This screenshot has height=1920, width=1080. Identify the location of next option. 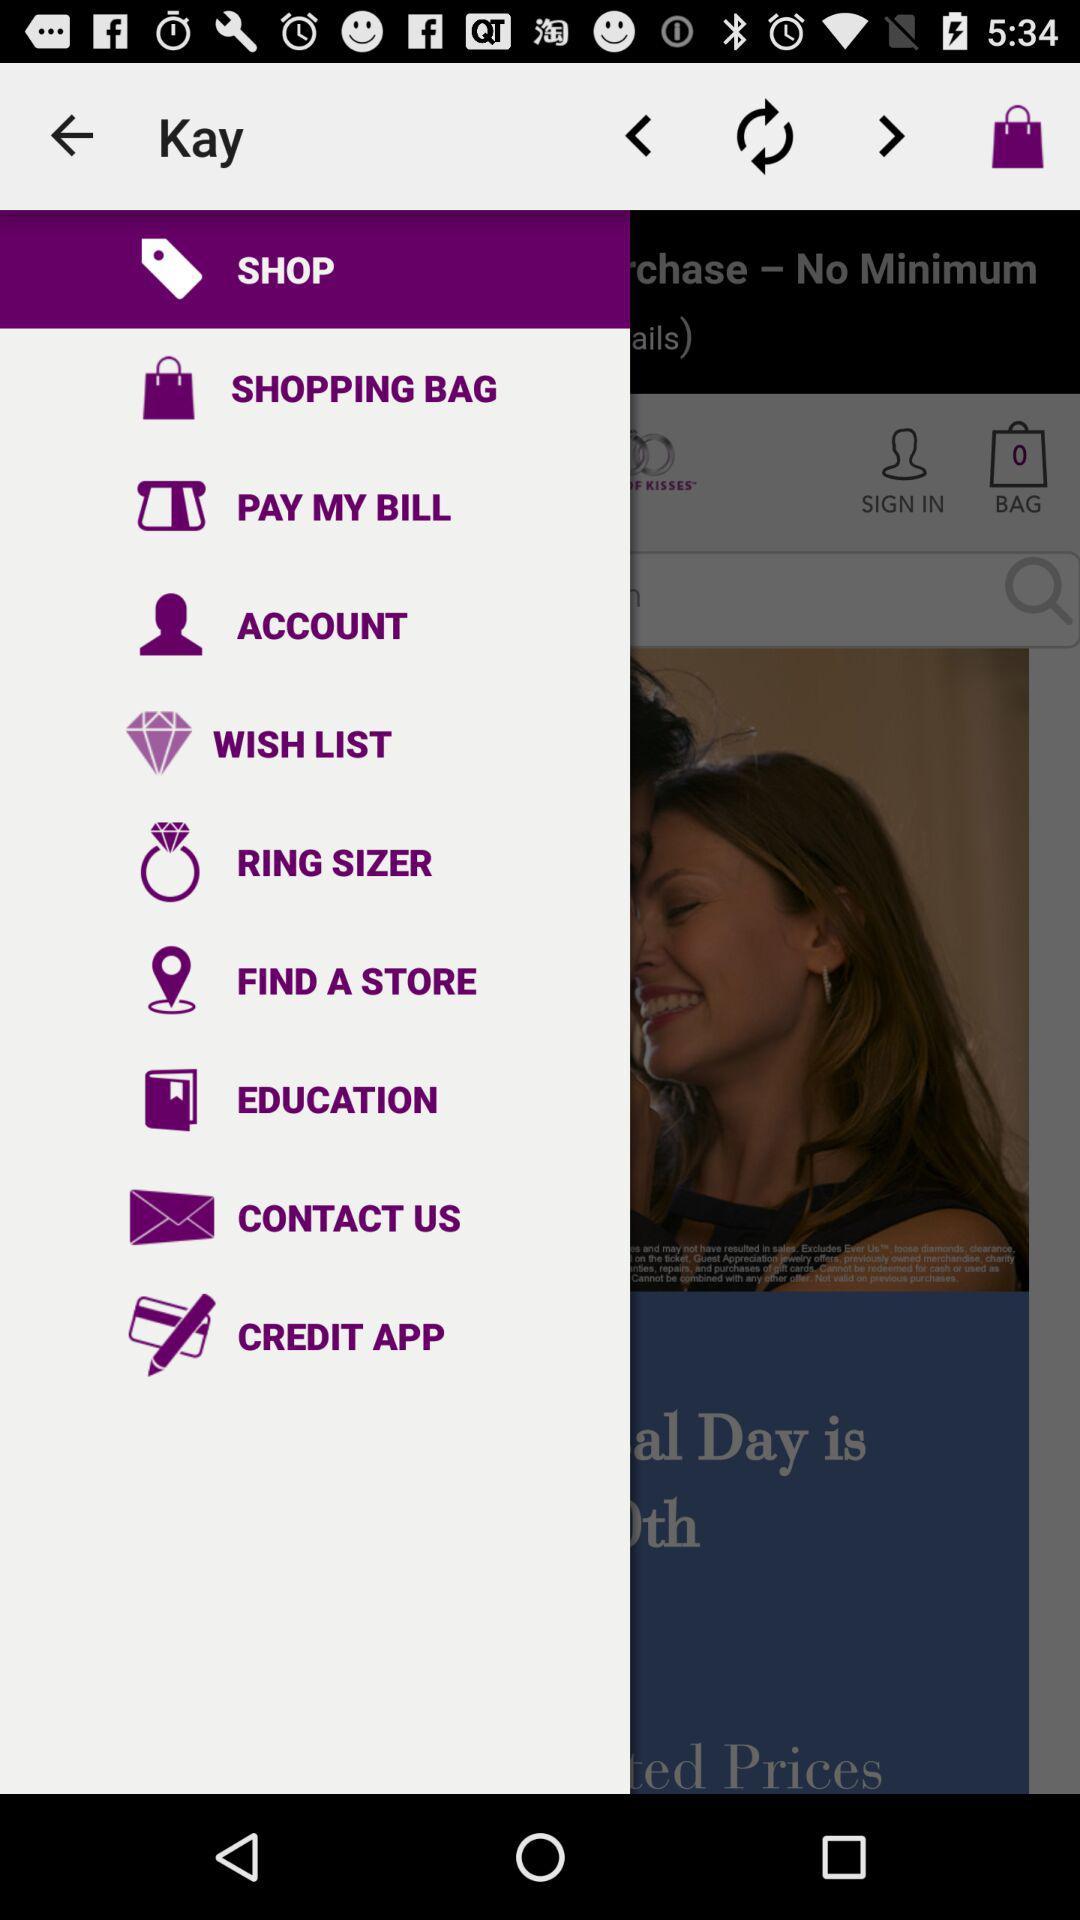
(890, 135).